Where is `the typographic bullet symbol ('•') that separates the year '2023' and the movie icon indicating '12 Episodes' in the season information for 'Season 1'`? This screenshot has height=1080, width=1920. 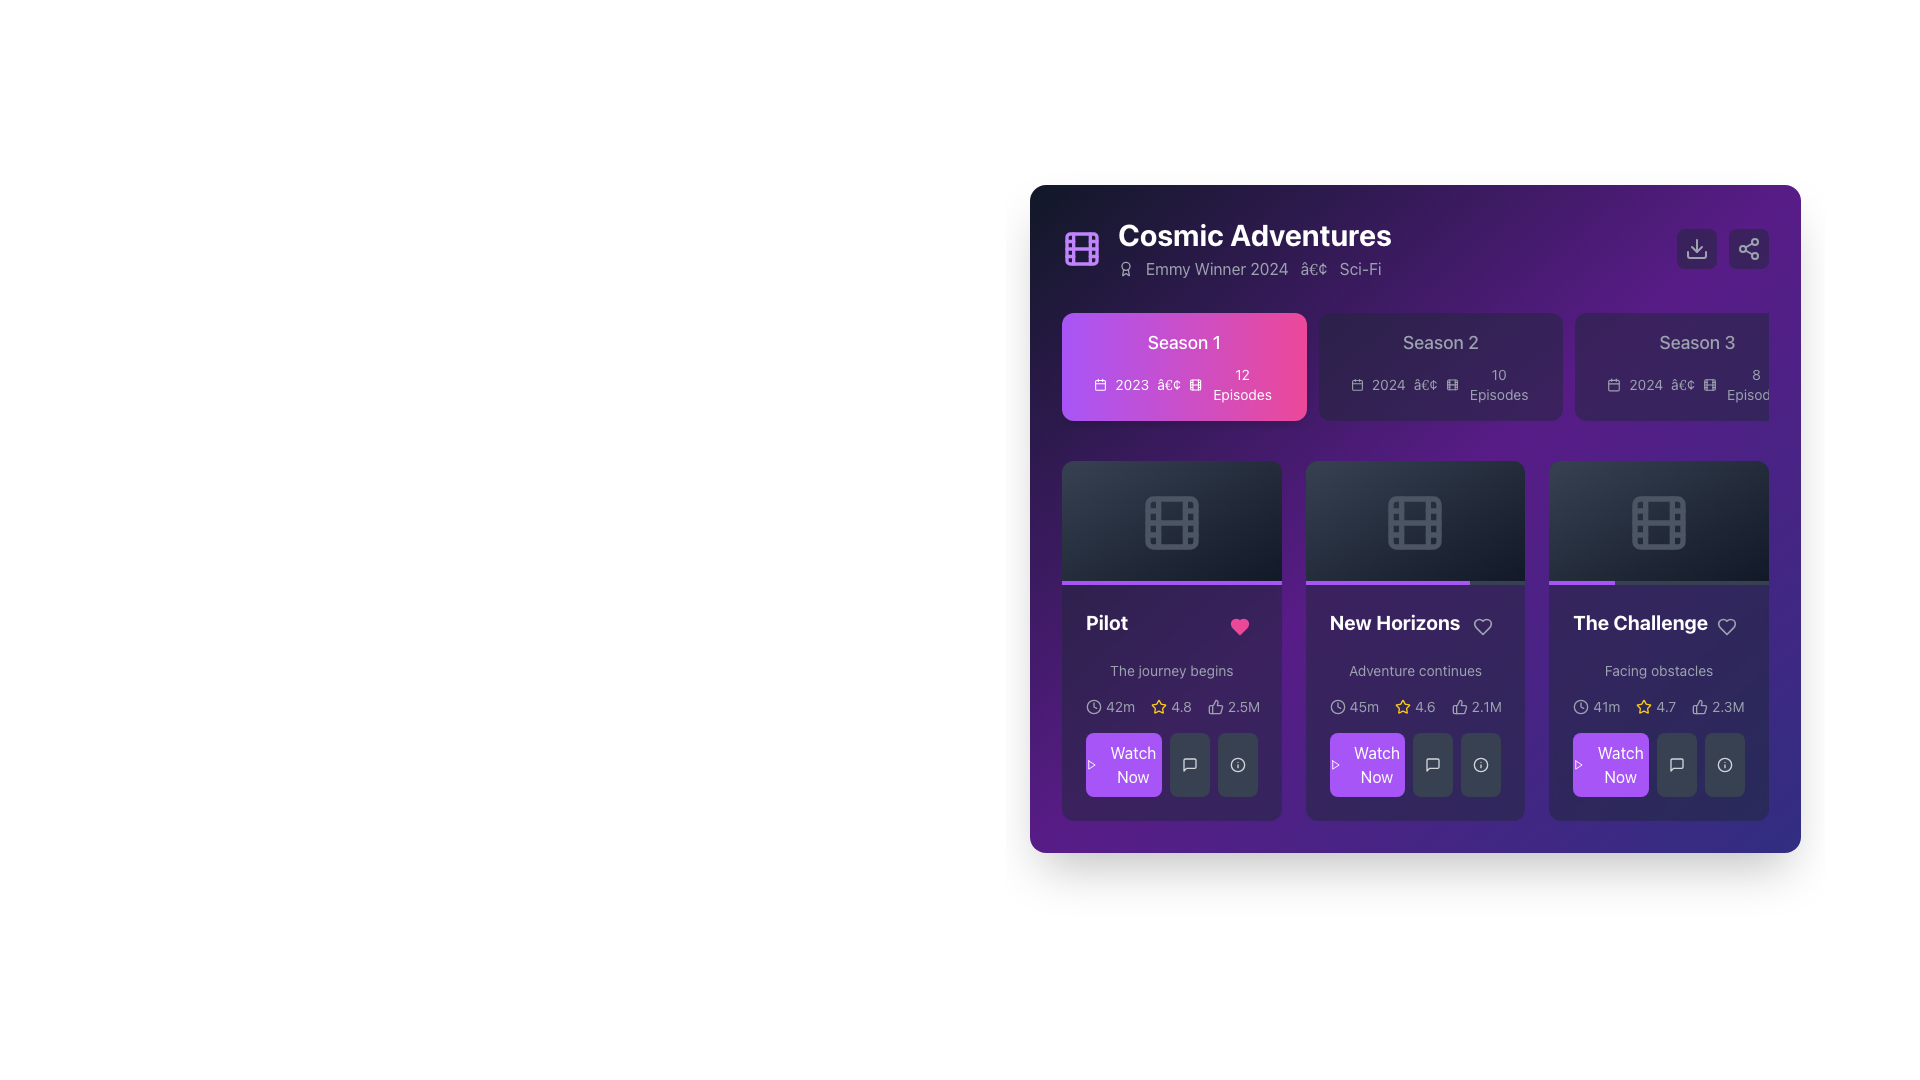
the typographic bullet symbol ('•') that separates the year '2023' and the movie icon indicating '12 Episodes' in the season information for 'Season 1' is located at coordinates (1169, 385).